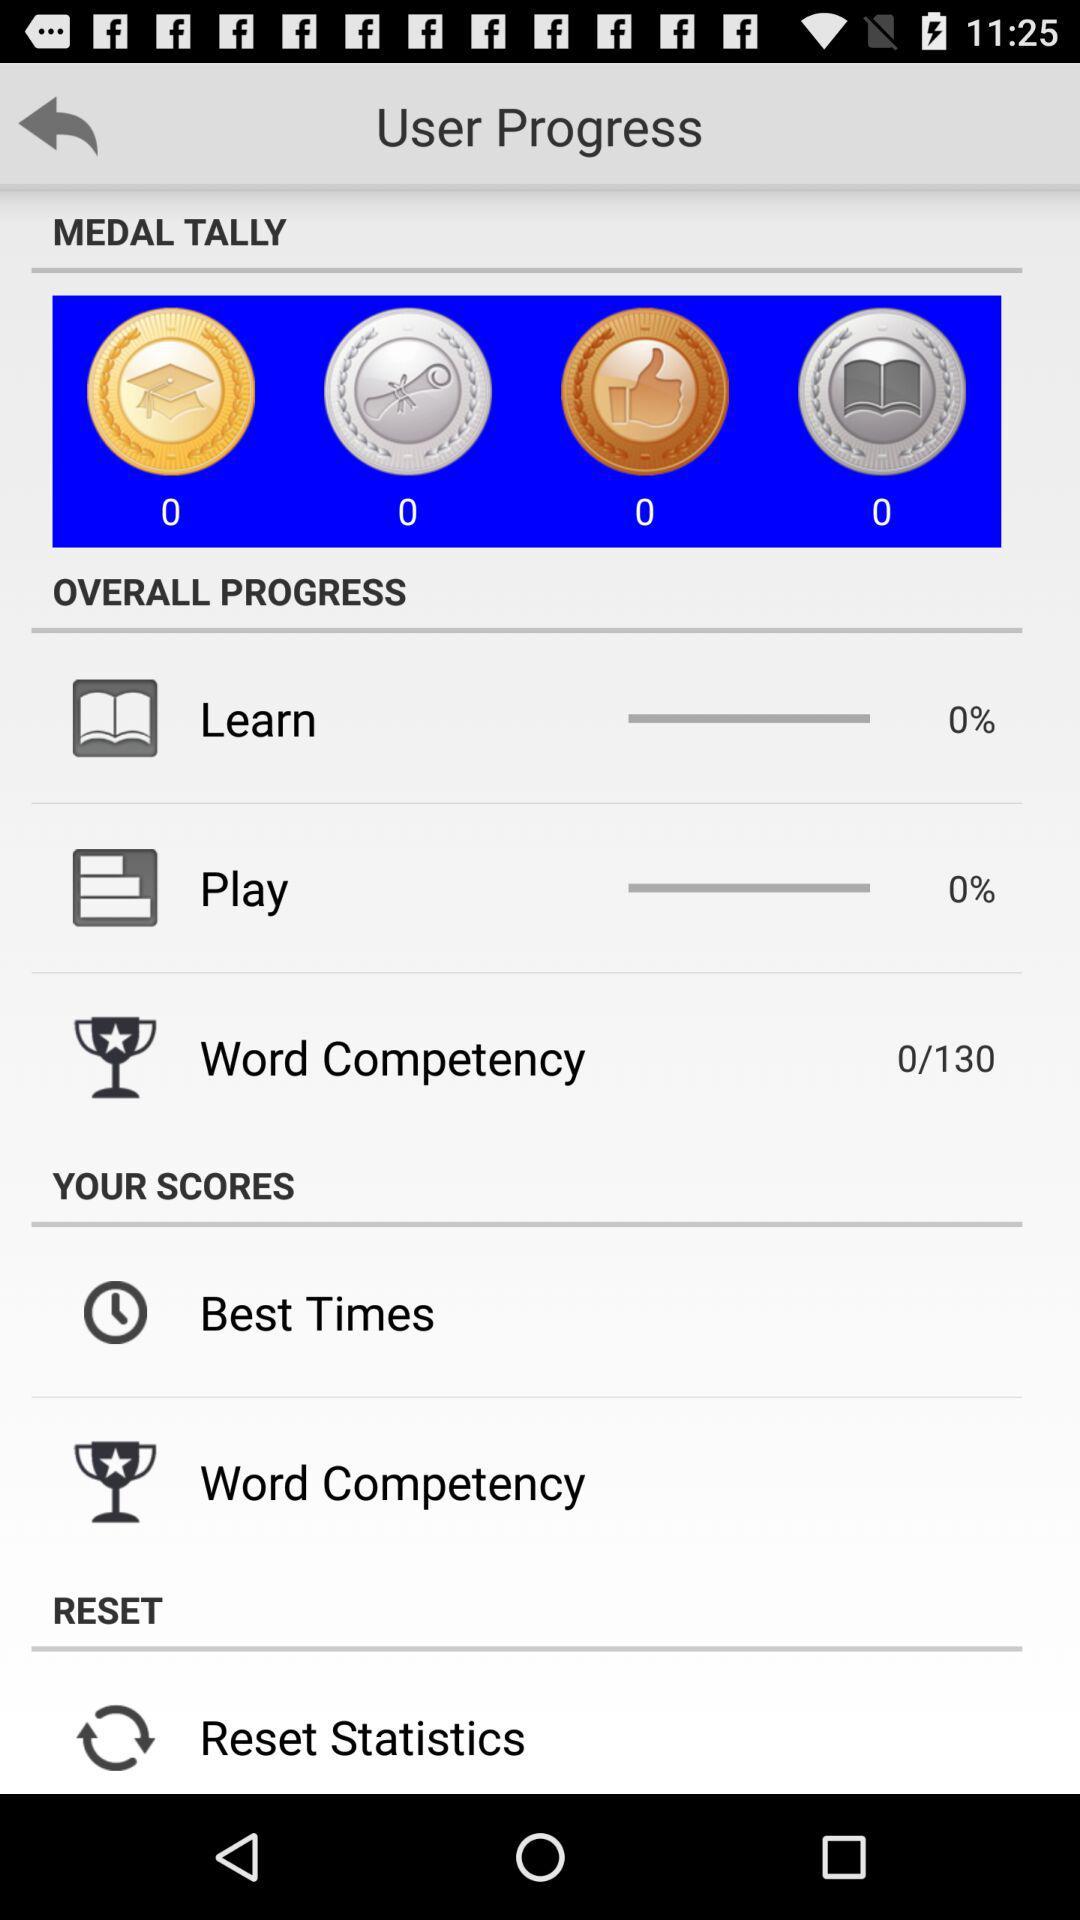 The height and width of the screenshot is (1920, 1080). What do you see at coordinates (525, 1185) in the screenshot?
I see `your scores item` at bounding box center [525, 1185].